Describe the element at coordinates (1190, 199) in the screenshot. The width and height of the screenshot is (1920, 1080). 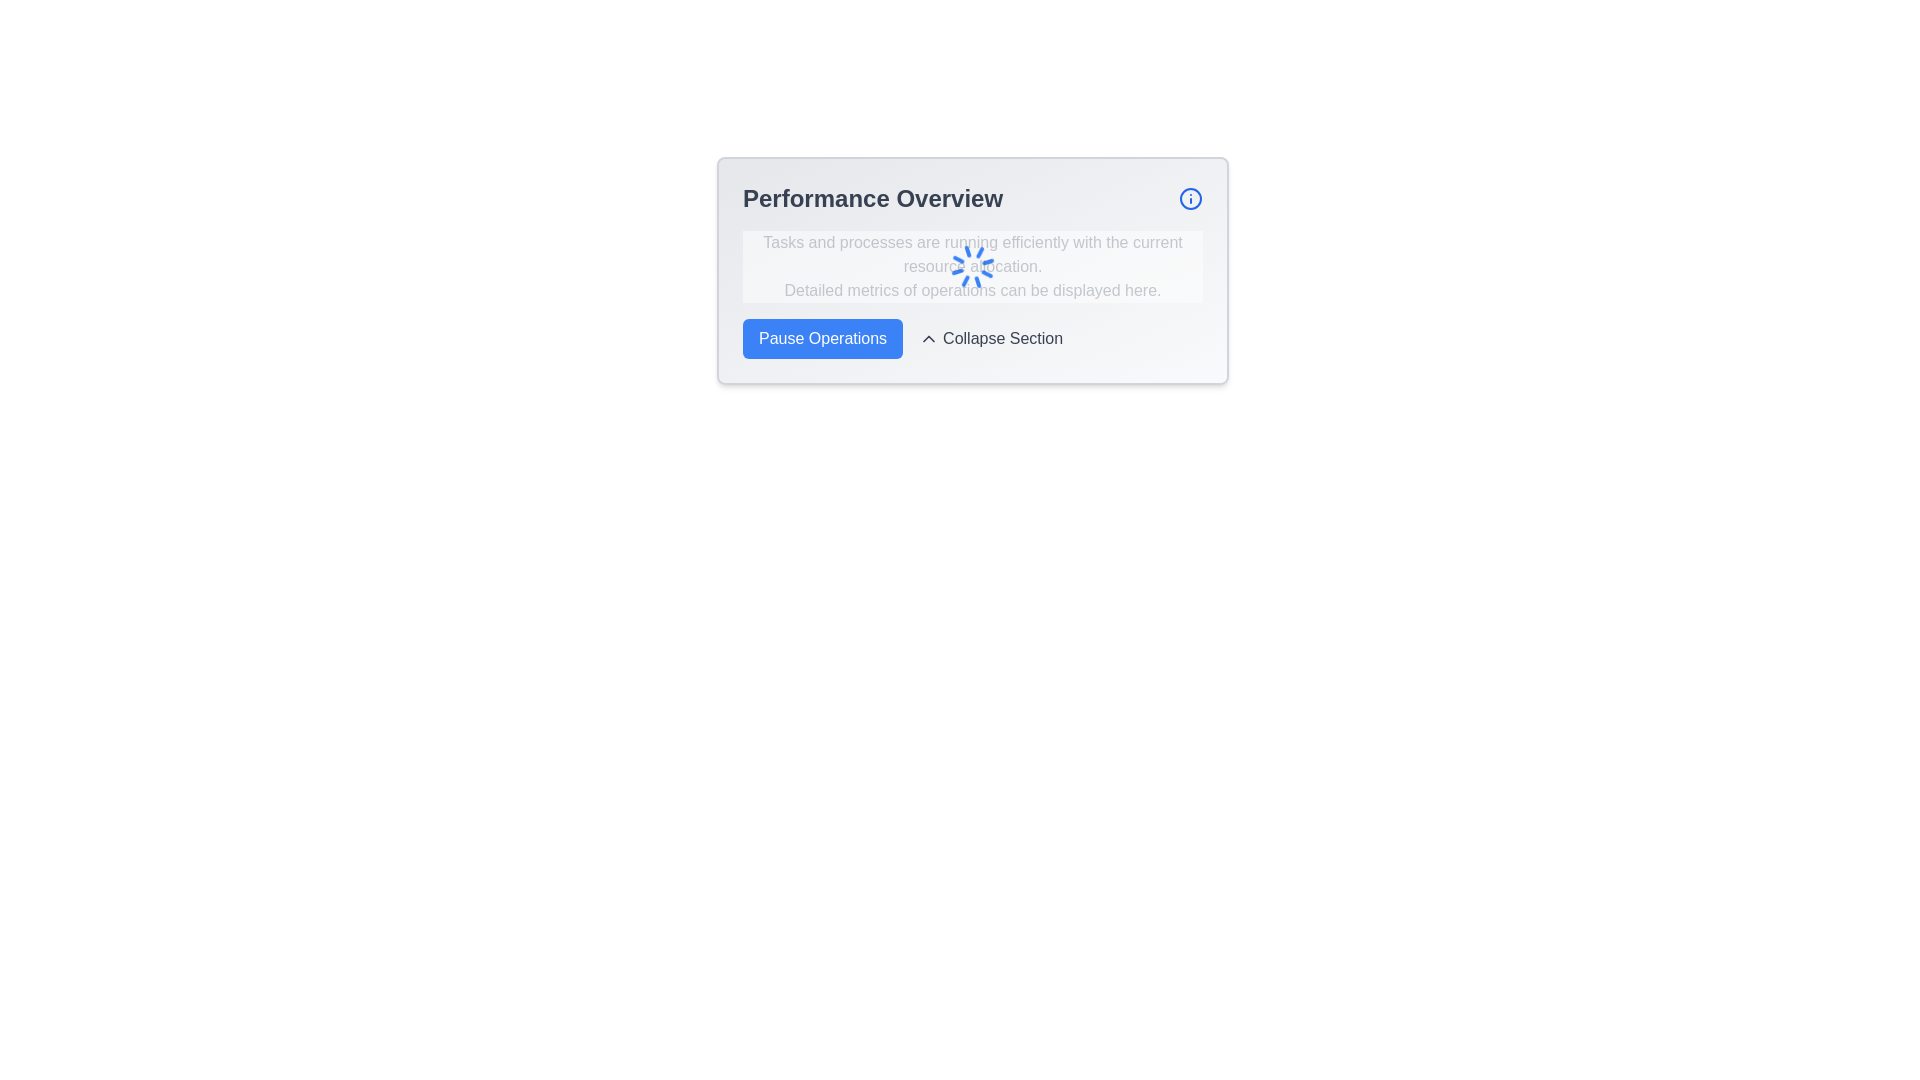
I see `the decorative icon in the top-right corner of the 'Performance Overview' panel, which points users towards additional resources or insights` at that location.